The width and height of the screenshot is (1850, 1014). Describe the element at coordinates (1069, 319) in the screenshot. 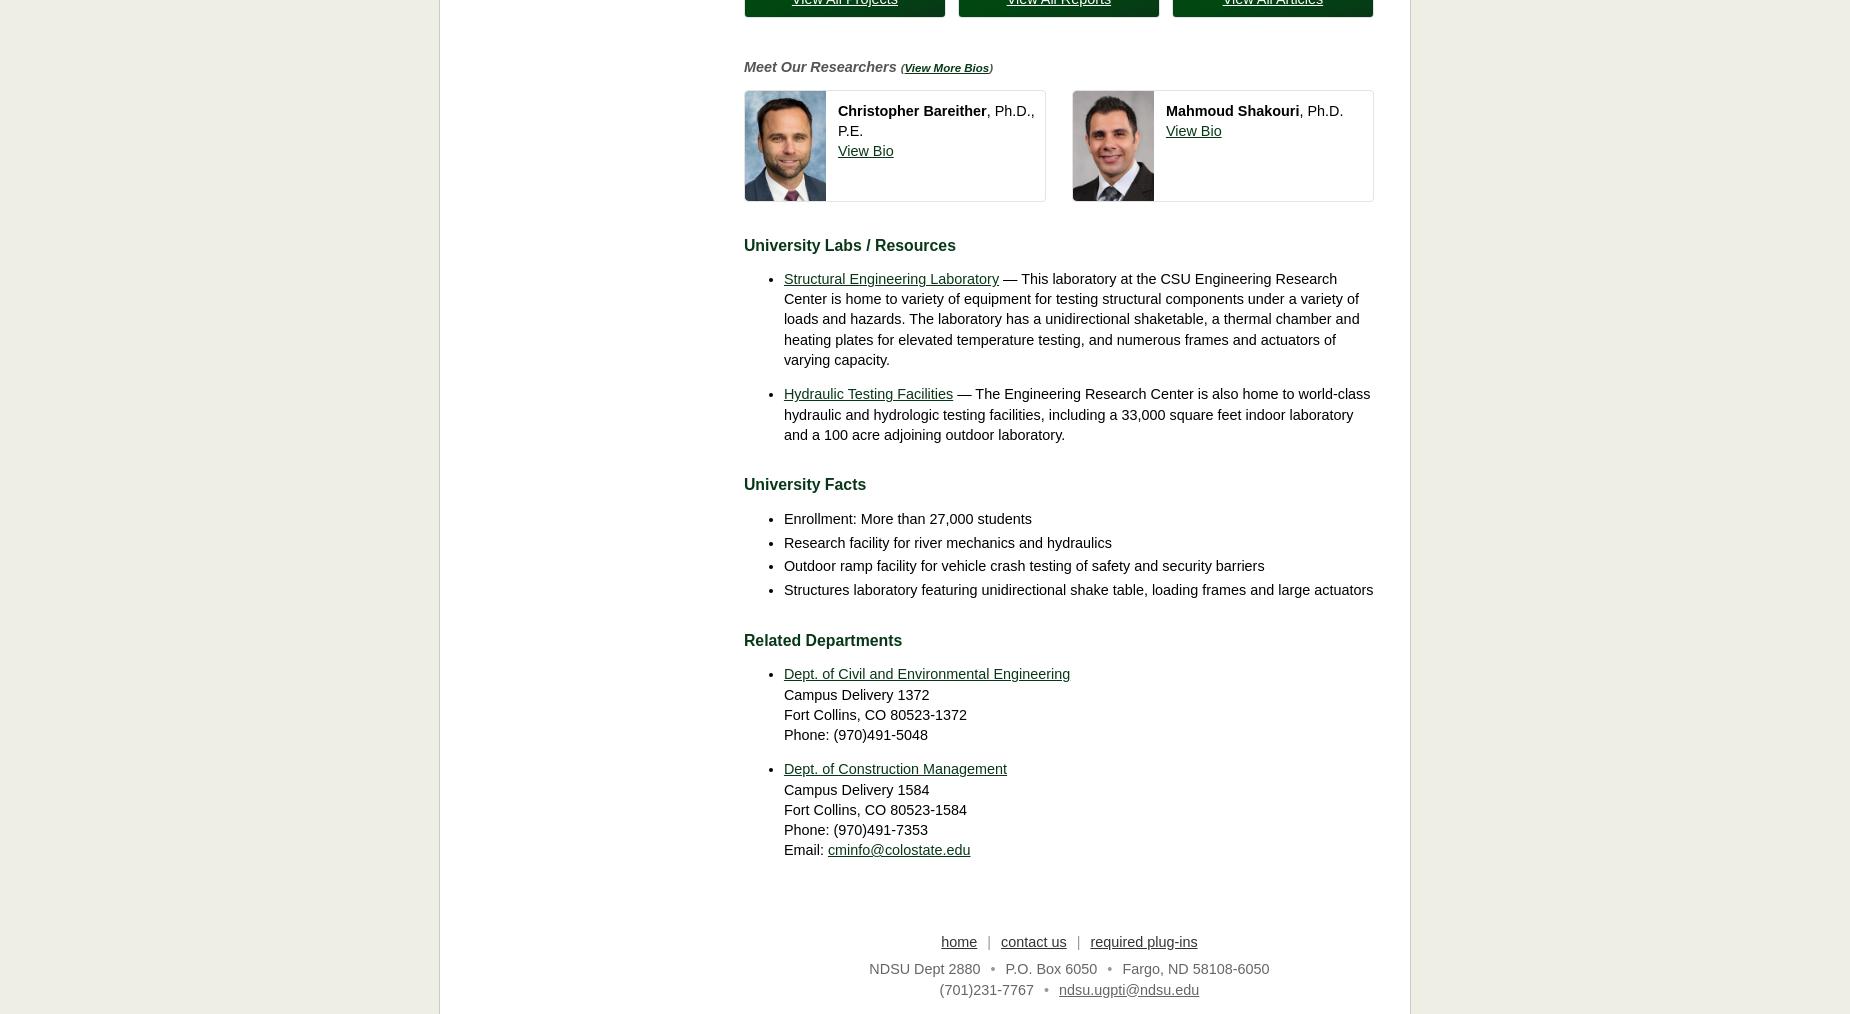

I see `'— This laboratory at the CSU Engineering Research Center is home to variety of equipment for testing  structural components under a variety of loads and hazards. The laboratory has a unidirectional shaketable, a thermal chamber and heating plates for elevated temperature testing, and numerous frames and actuators of varying capacity.'` at that location.